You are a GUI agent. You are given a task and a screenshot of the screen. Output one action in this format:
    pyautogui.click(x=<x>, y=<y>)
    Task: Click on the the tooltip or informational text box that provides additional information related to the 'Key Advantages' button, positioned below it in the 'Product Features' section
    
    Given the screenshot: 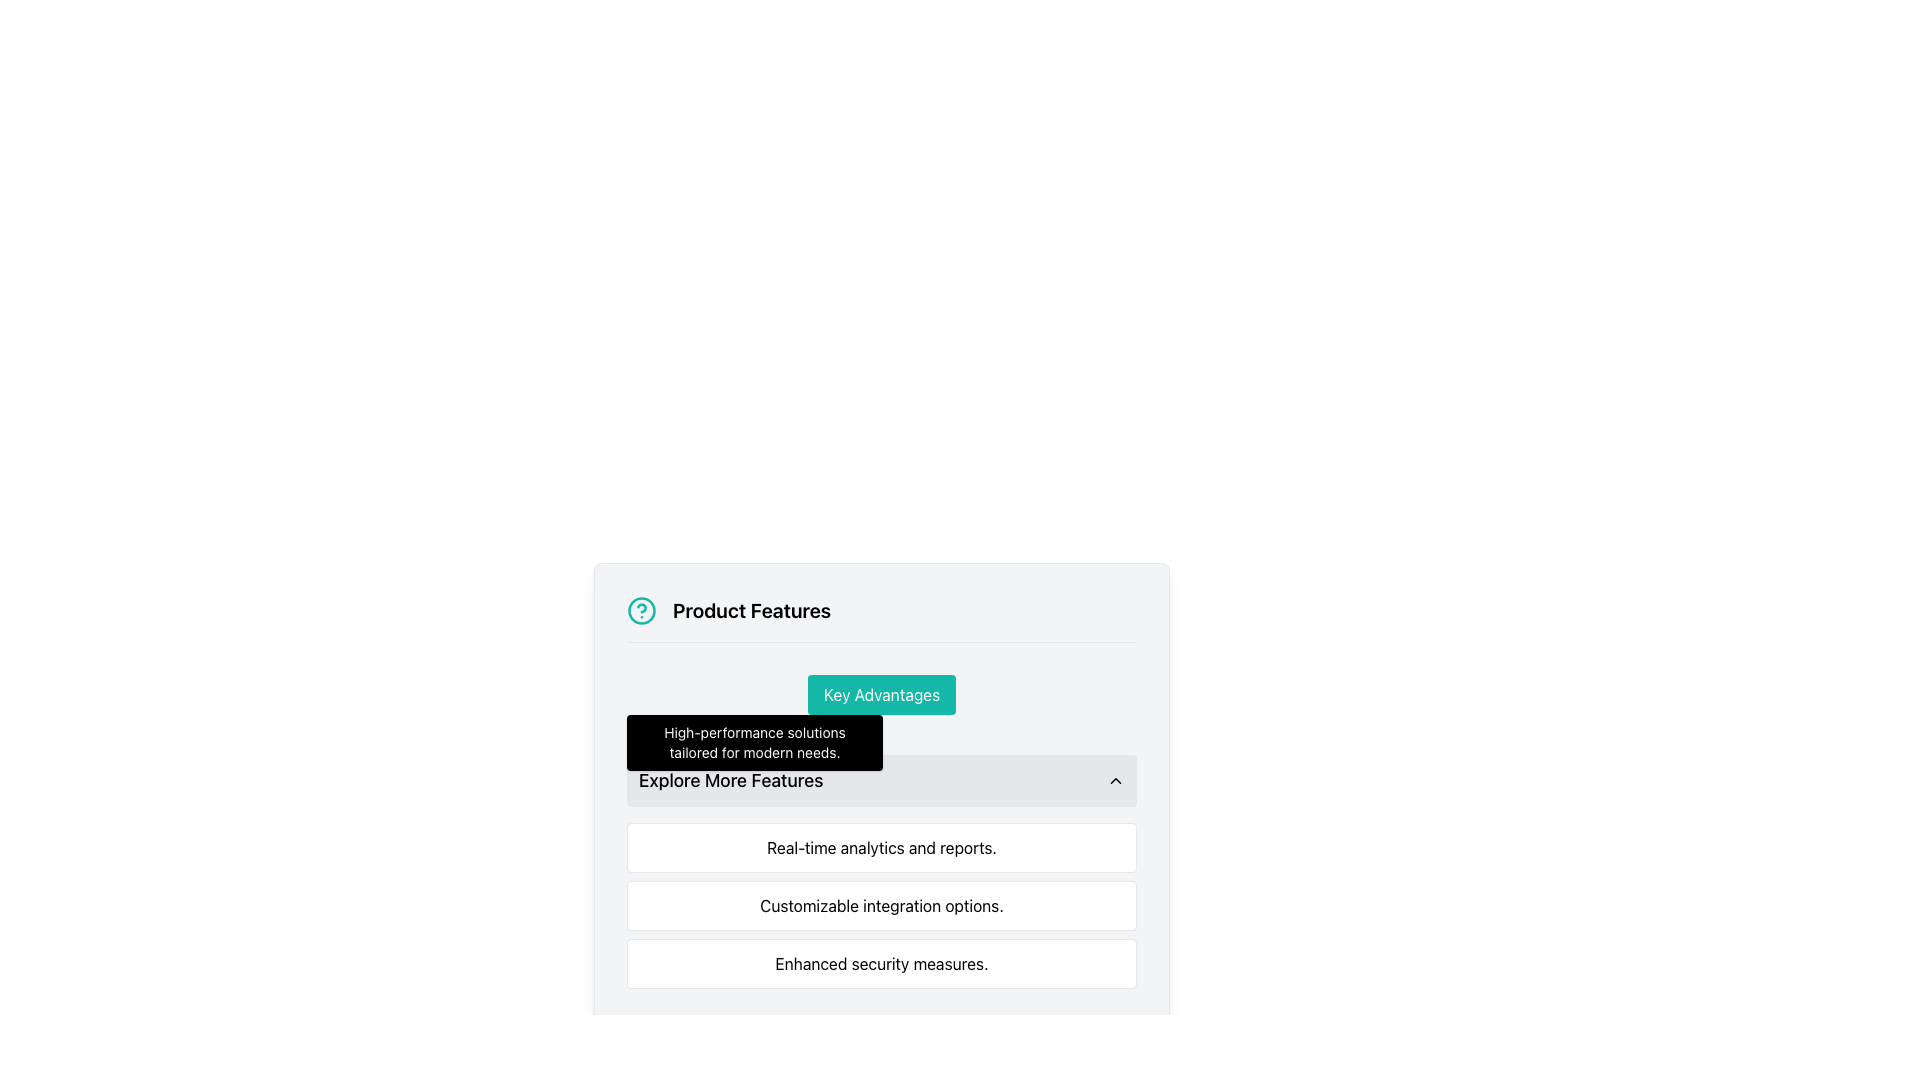 What is the action you would take?
    pyautogui.click(x=753, y=743)
    